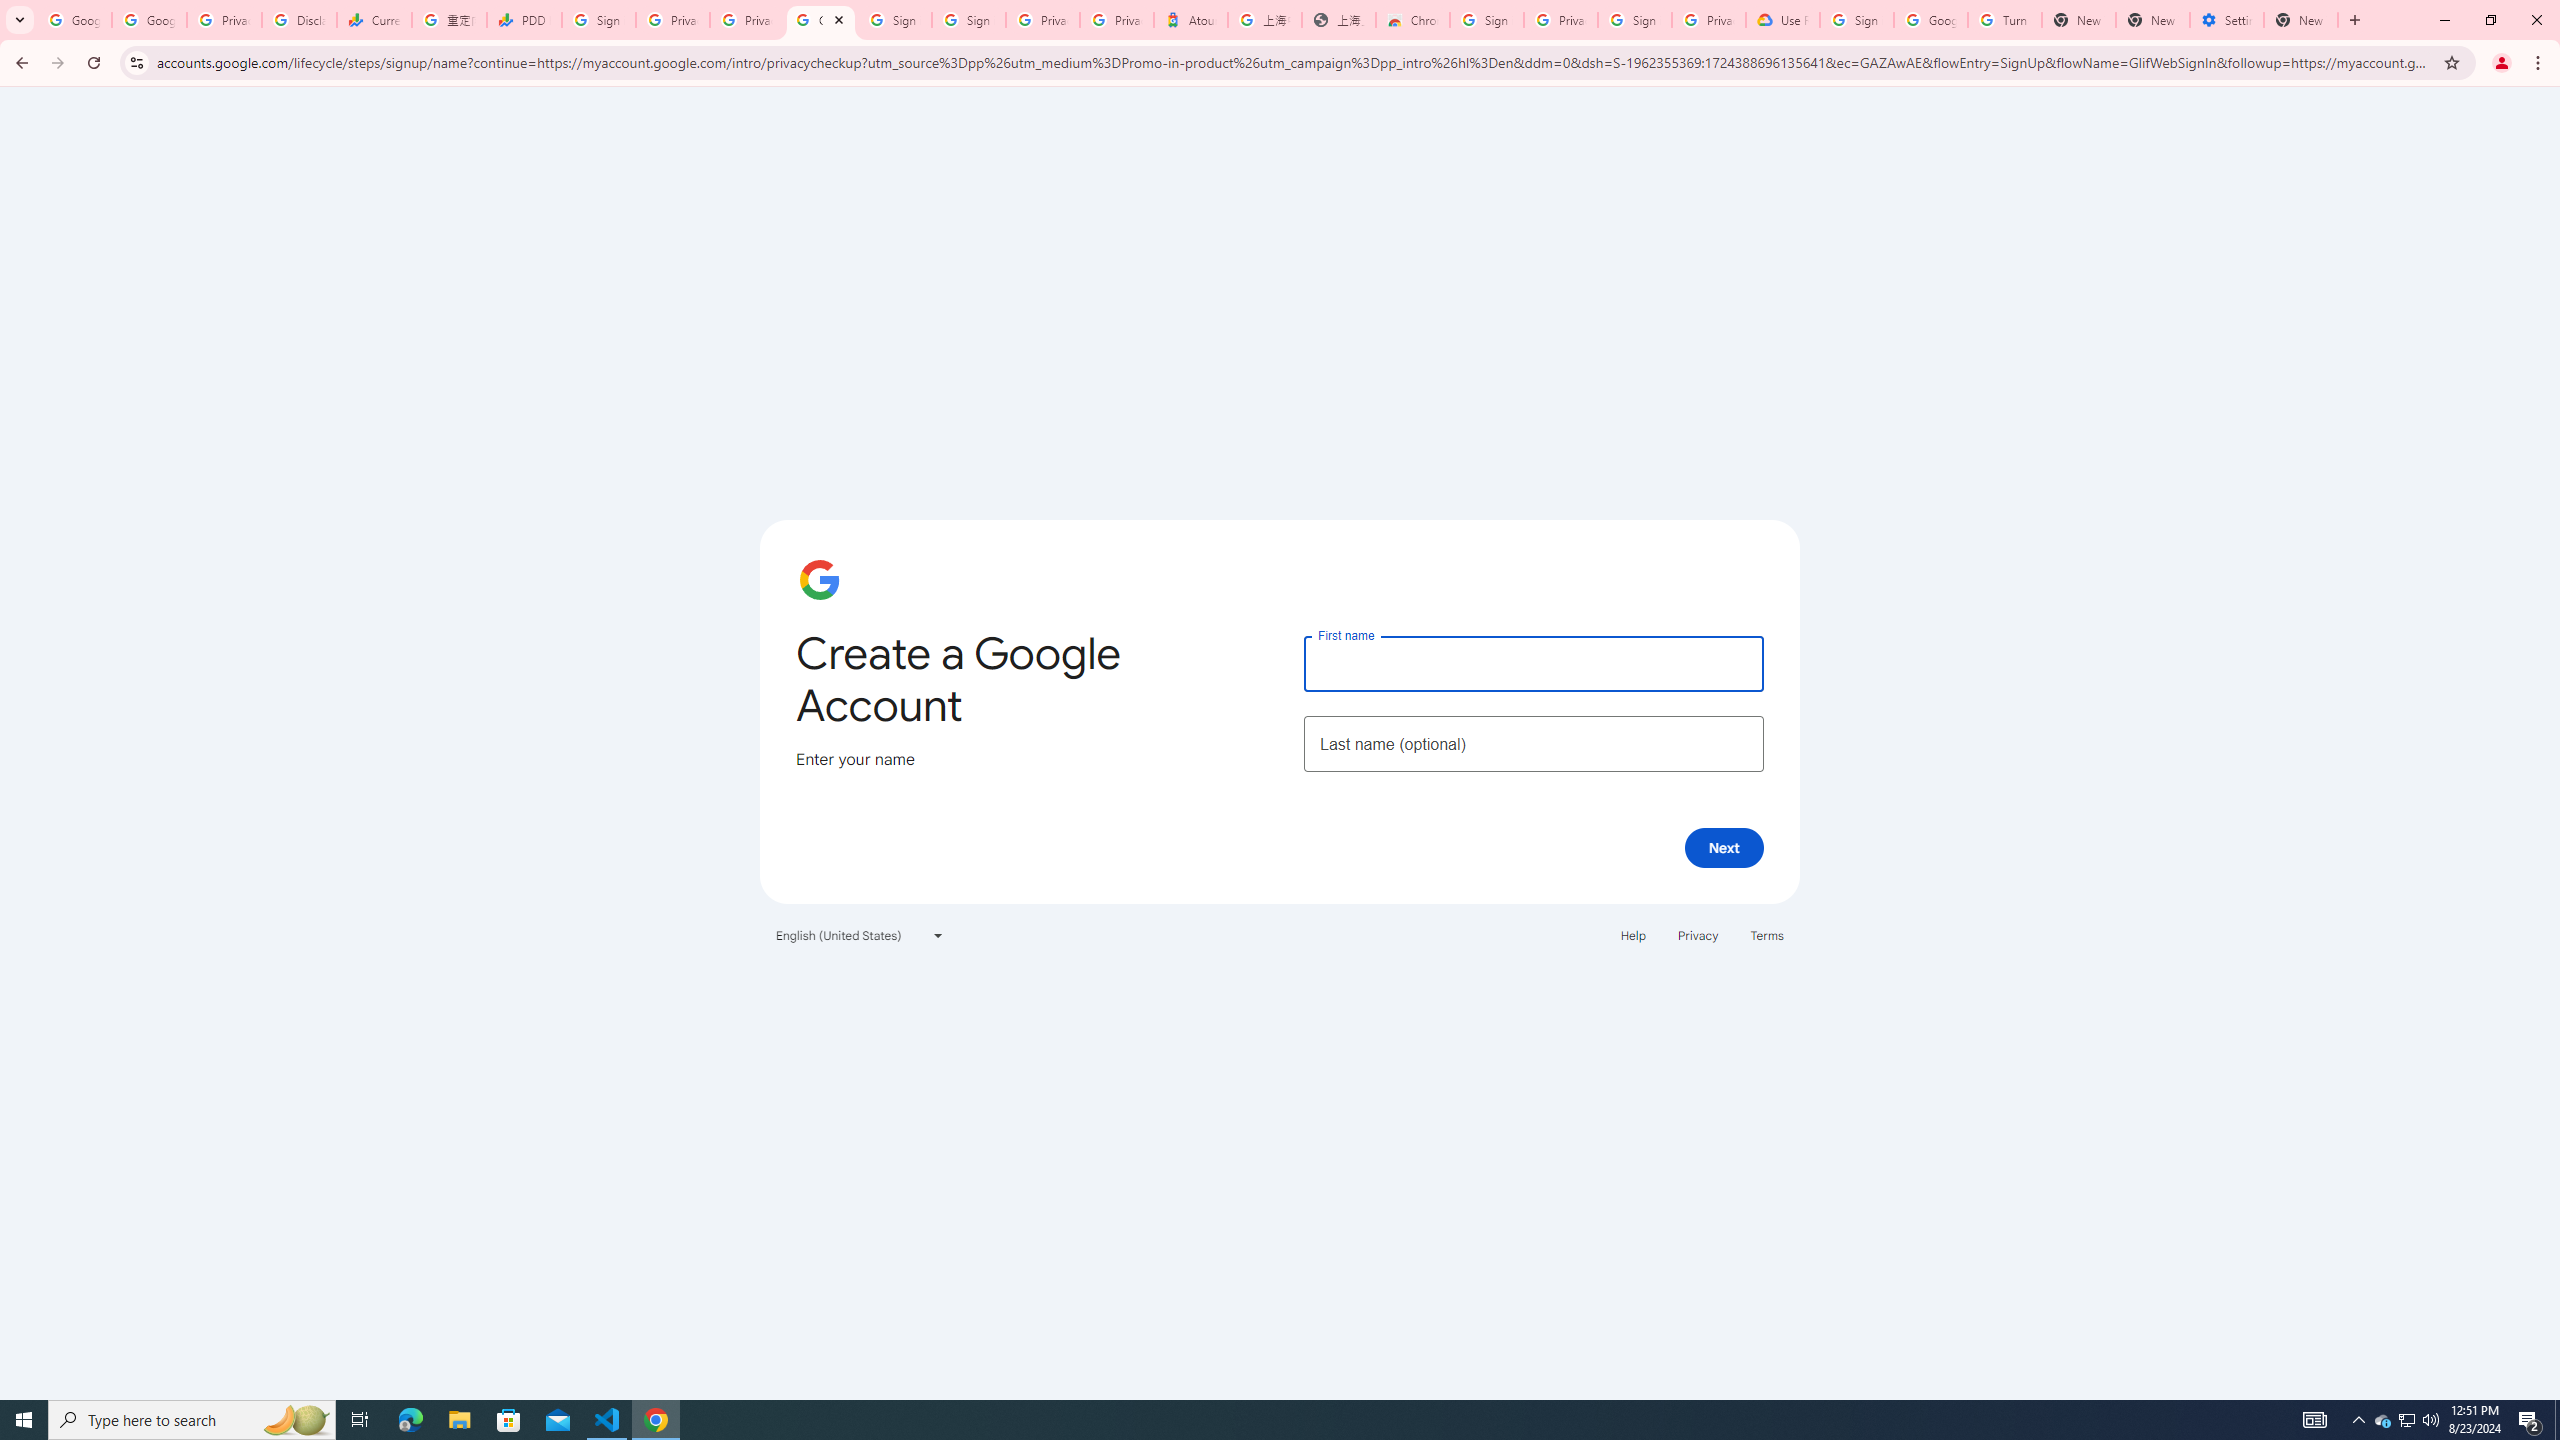 This screenshot has width=2560, height=1440. What do you see at coordinates (1696, 934) in the screenshot?
I see `'Privacy'` at bounding box center [1696, 934].